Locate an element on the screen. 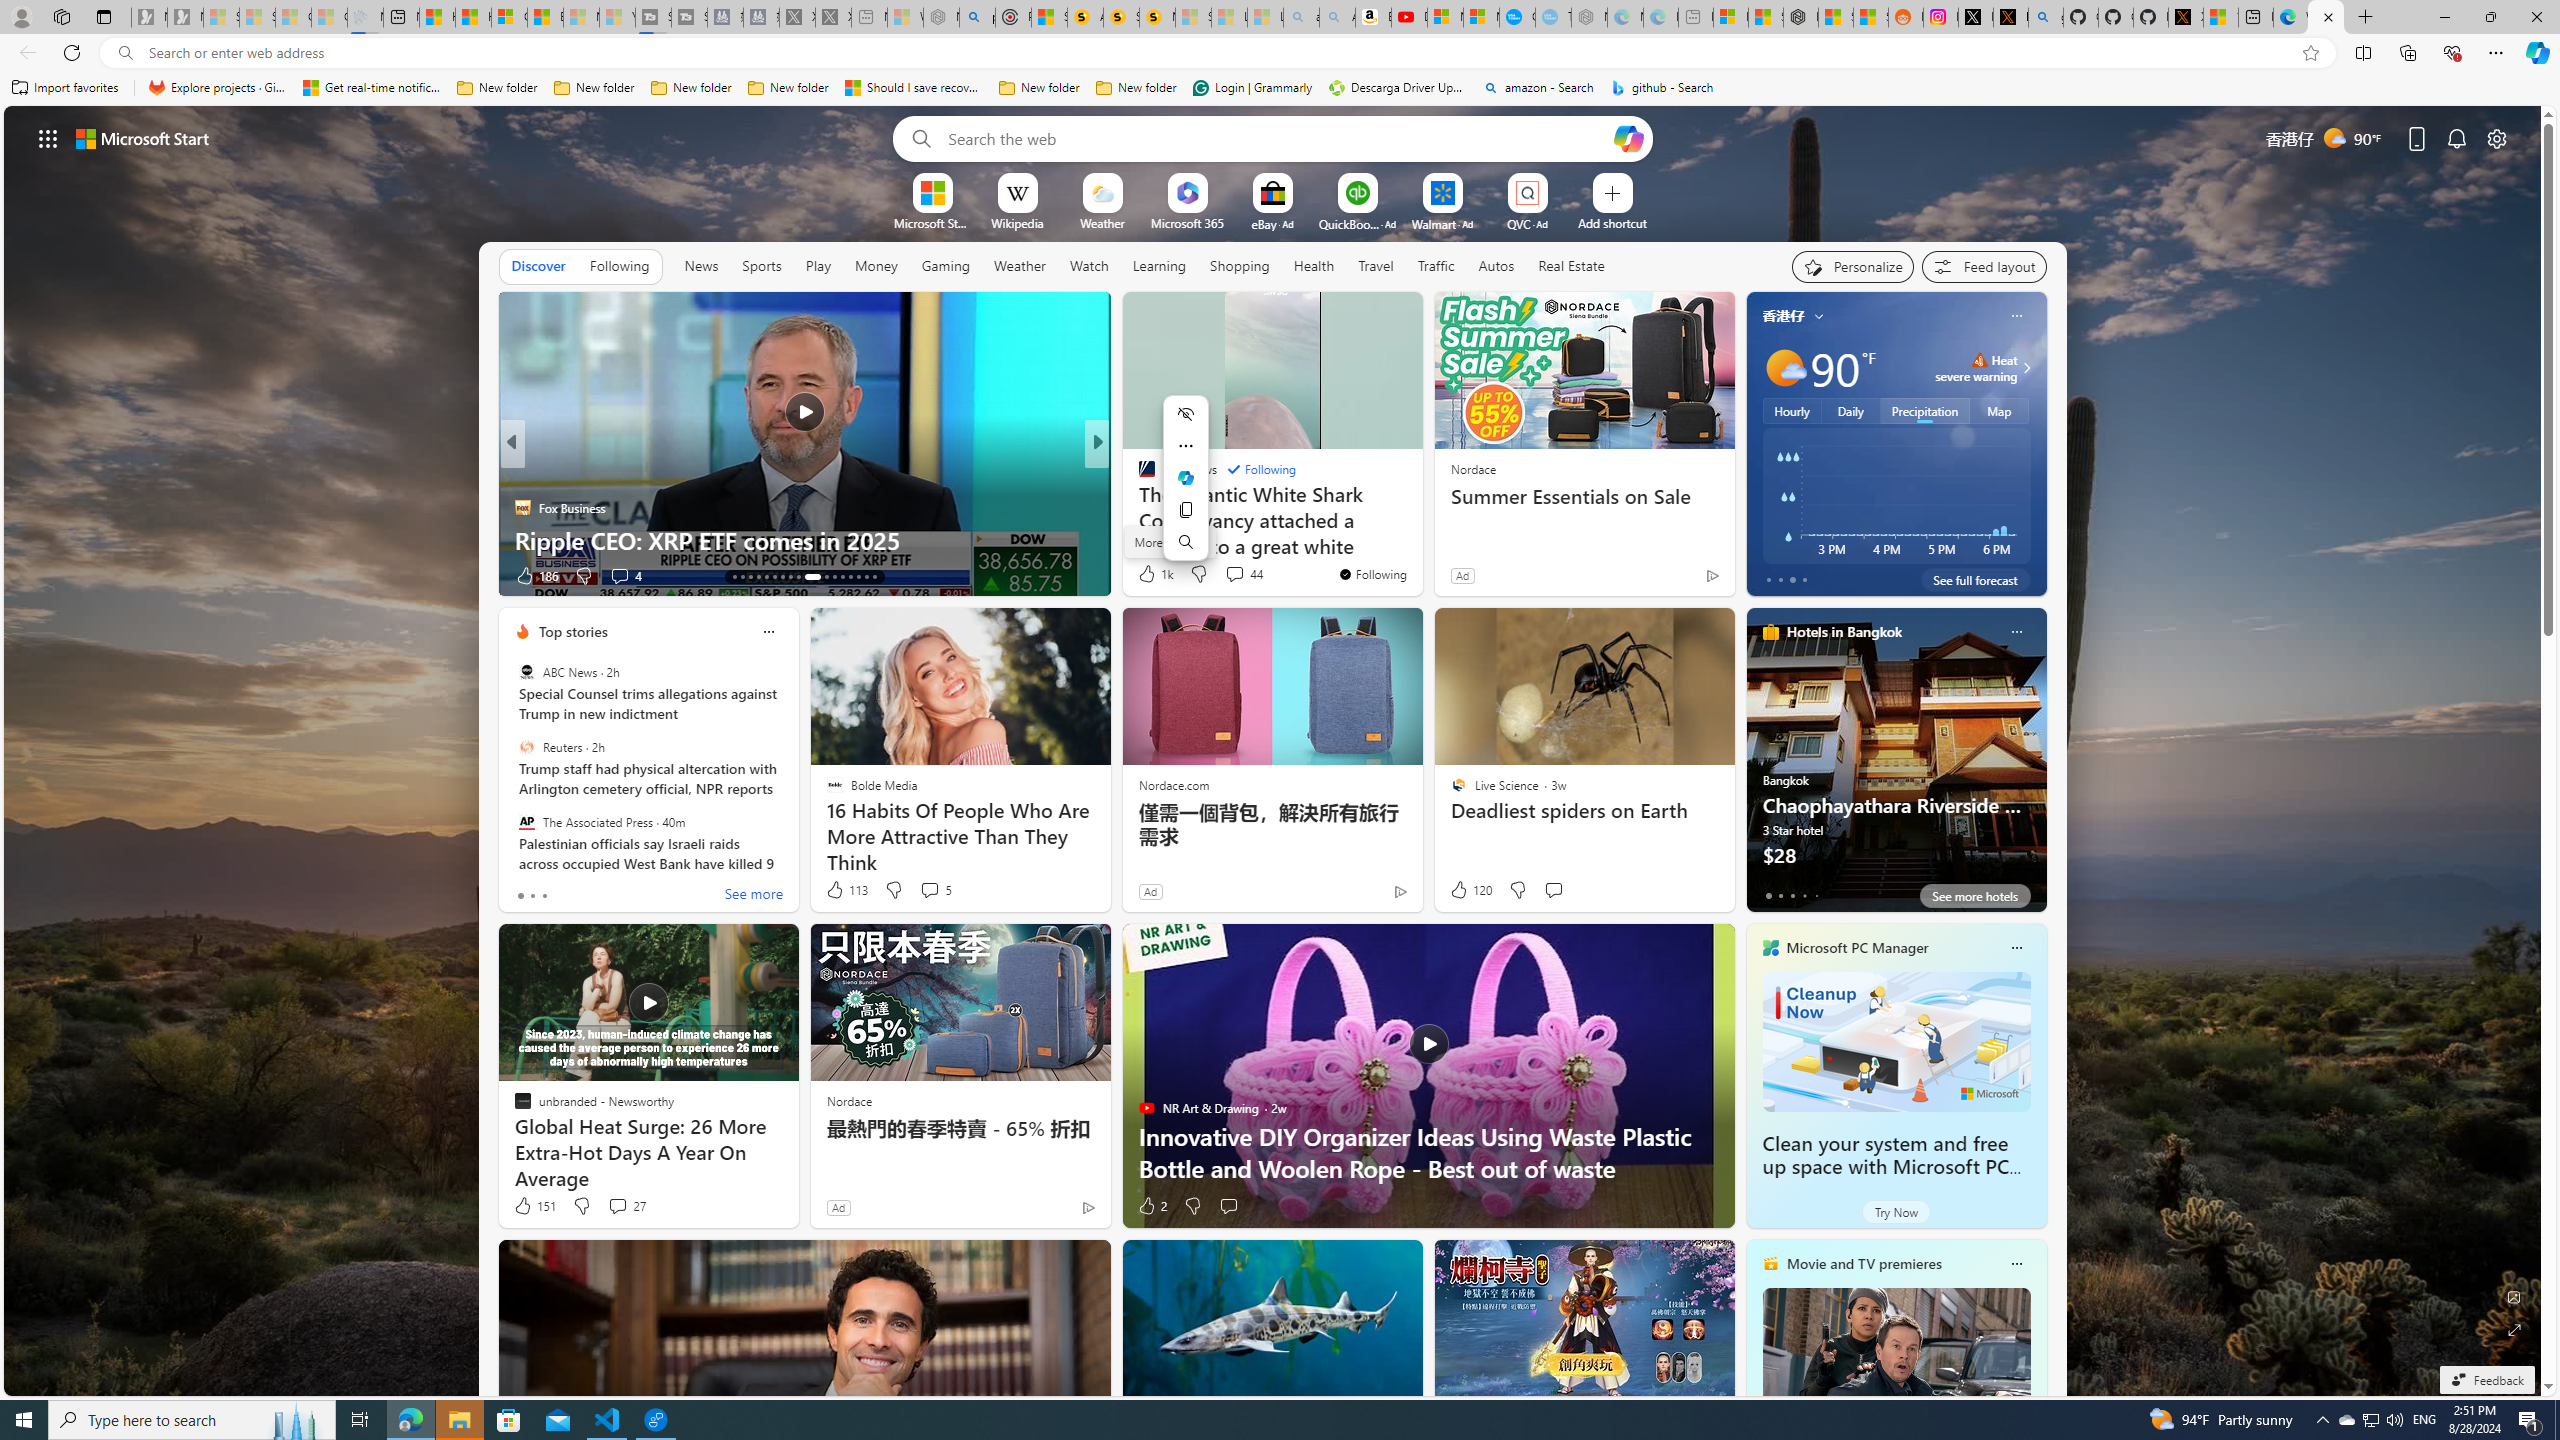  'Microsoft account | Microsoft Account Privacy Settings' is located at coordinates (1729, 16).